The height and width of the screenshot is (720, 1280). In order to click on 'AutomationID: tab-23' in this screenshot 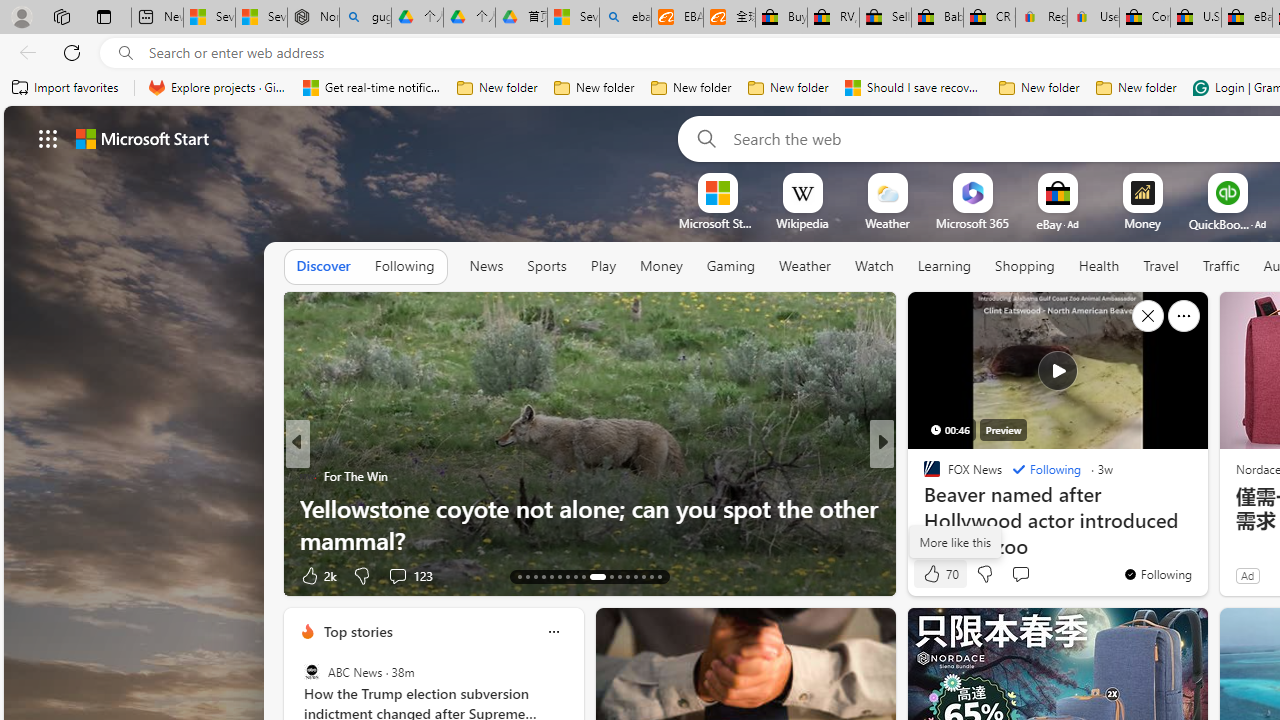, I will do `click(605, 577)`.